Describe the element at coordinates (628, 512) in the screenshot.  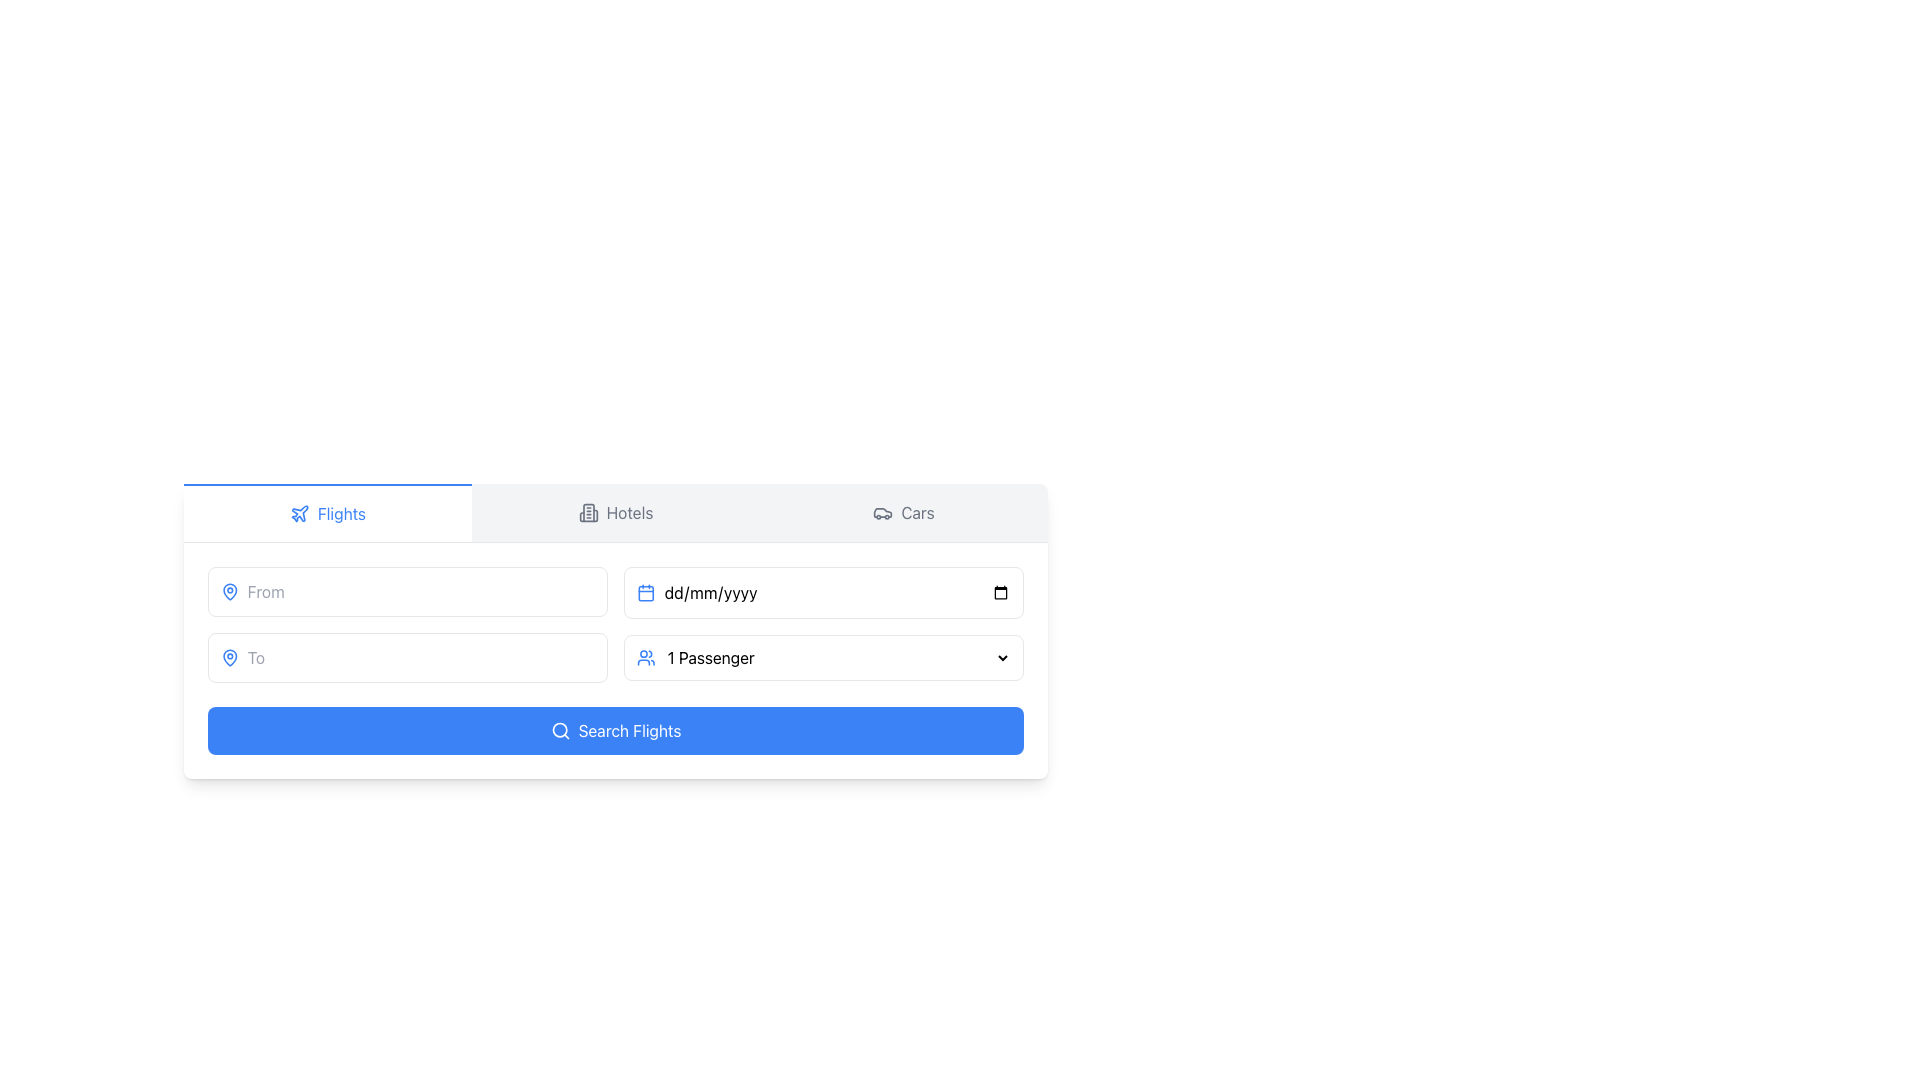
I see `the 'Hotels' text label in the horizontal navigation menu` at that location.